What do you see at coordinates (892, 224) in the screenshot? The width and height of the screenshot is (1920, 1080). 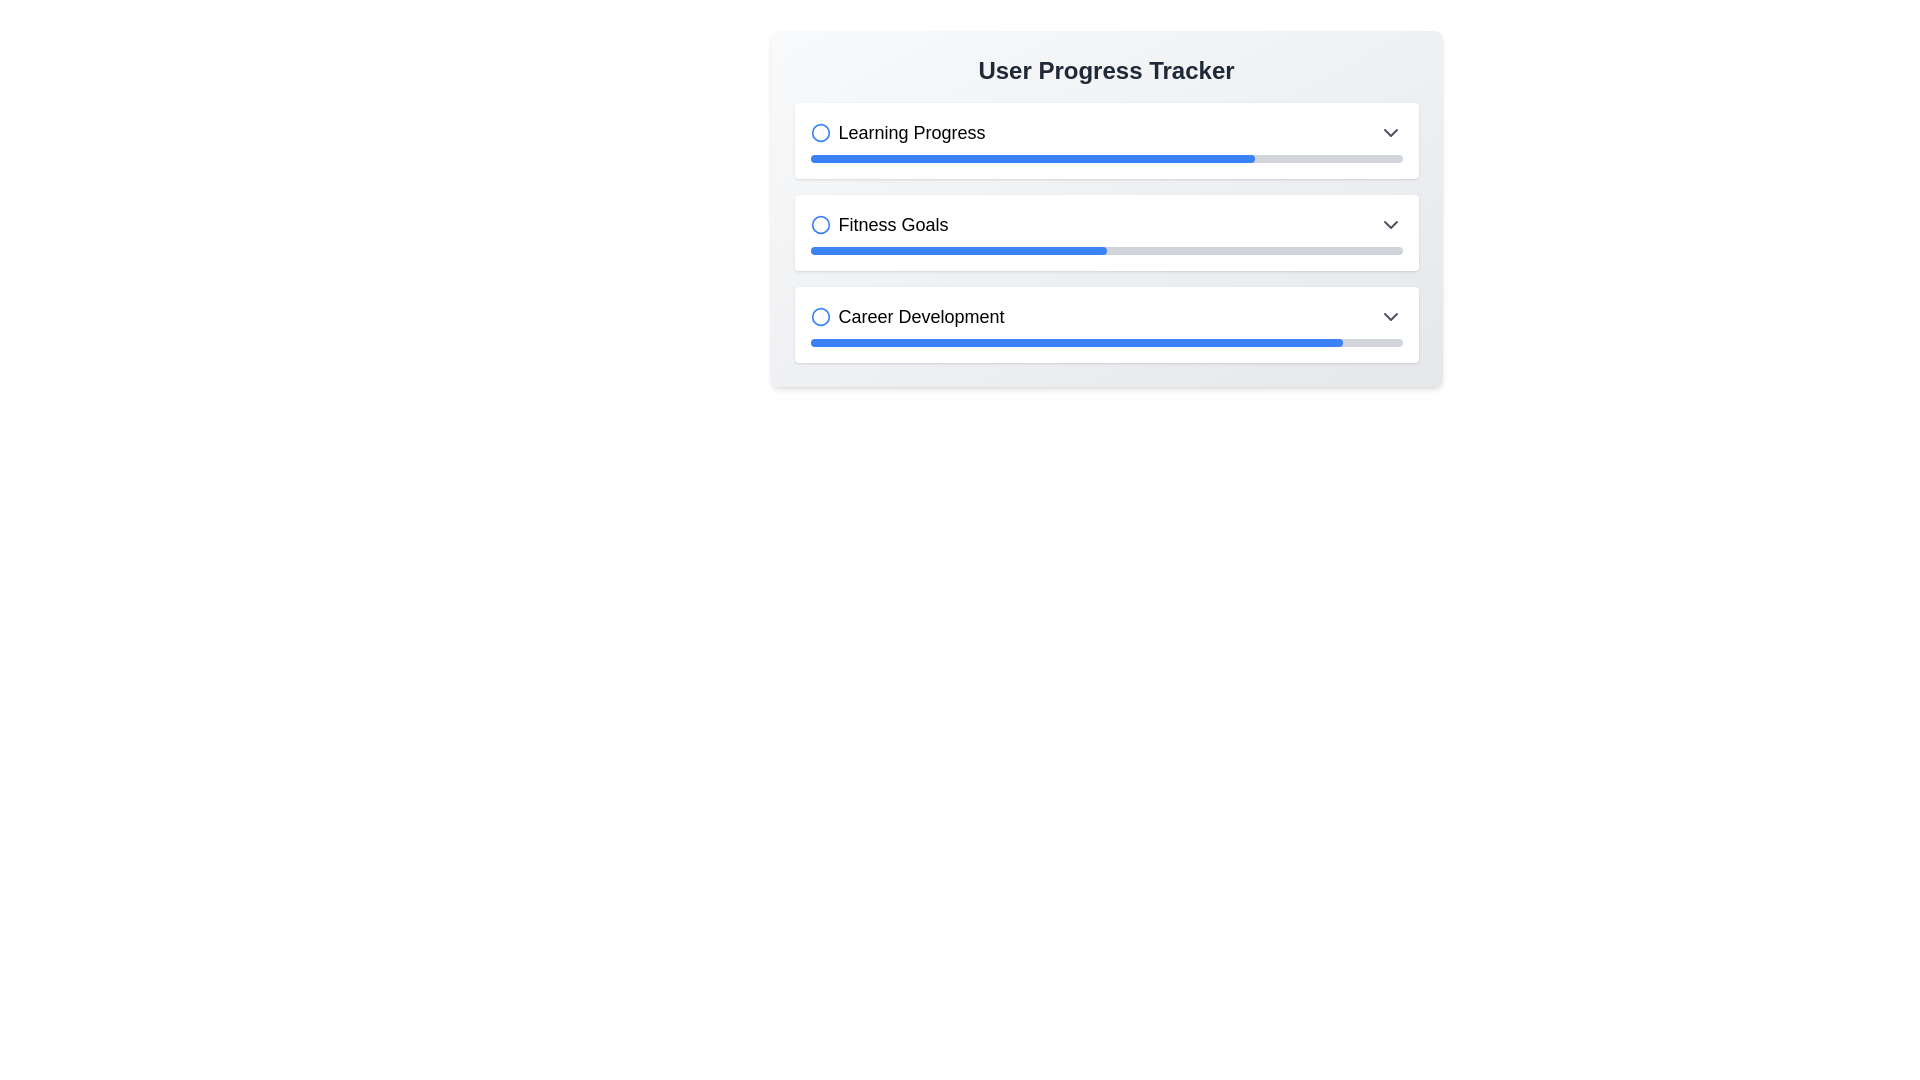 I see `textual label 'Fitness Goals' which is displayed in a bold font and is located beside a blue circular icon in the progress tracker interface` at bounding box center [892, 224].